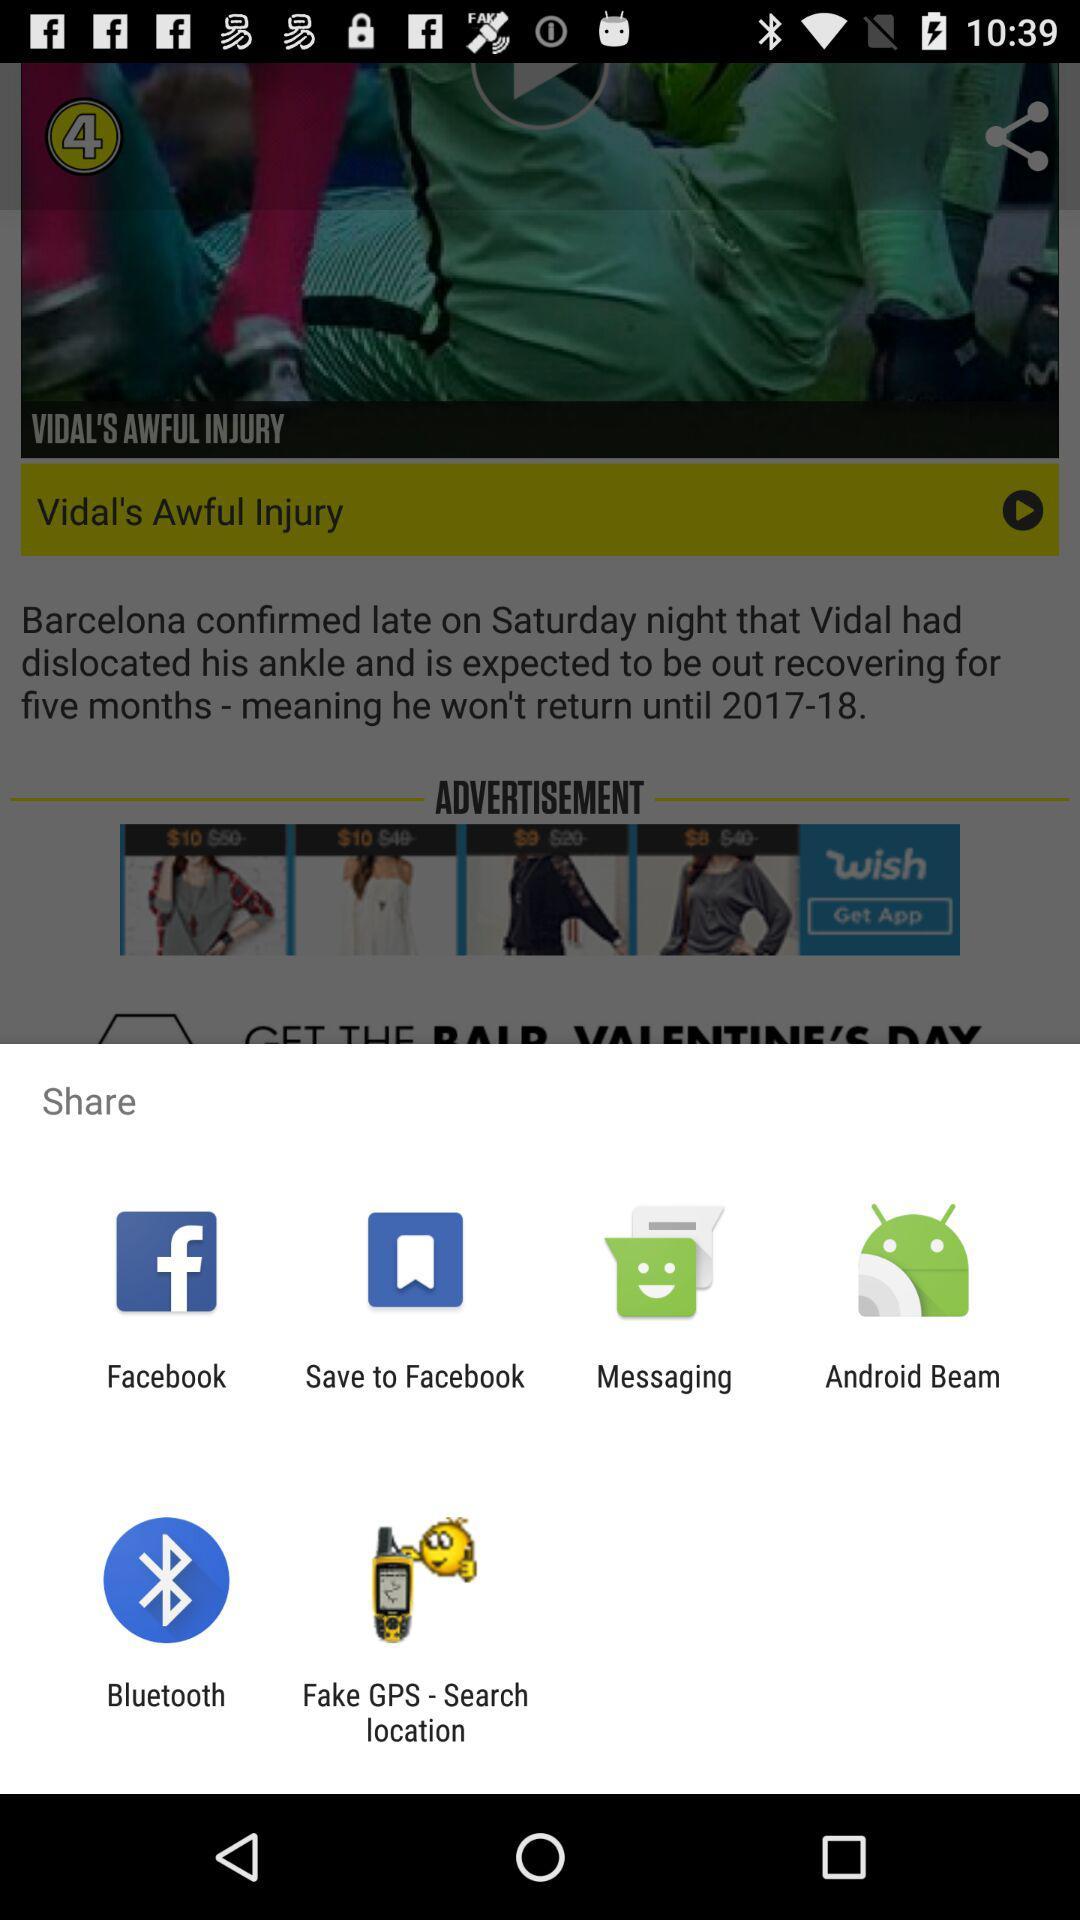  Describe the element at coordinates (913, 1392) in the screenshot. I see `item next to messaging icon` at that location.